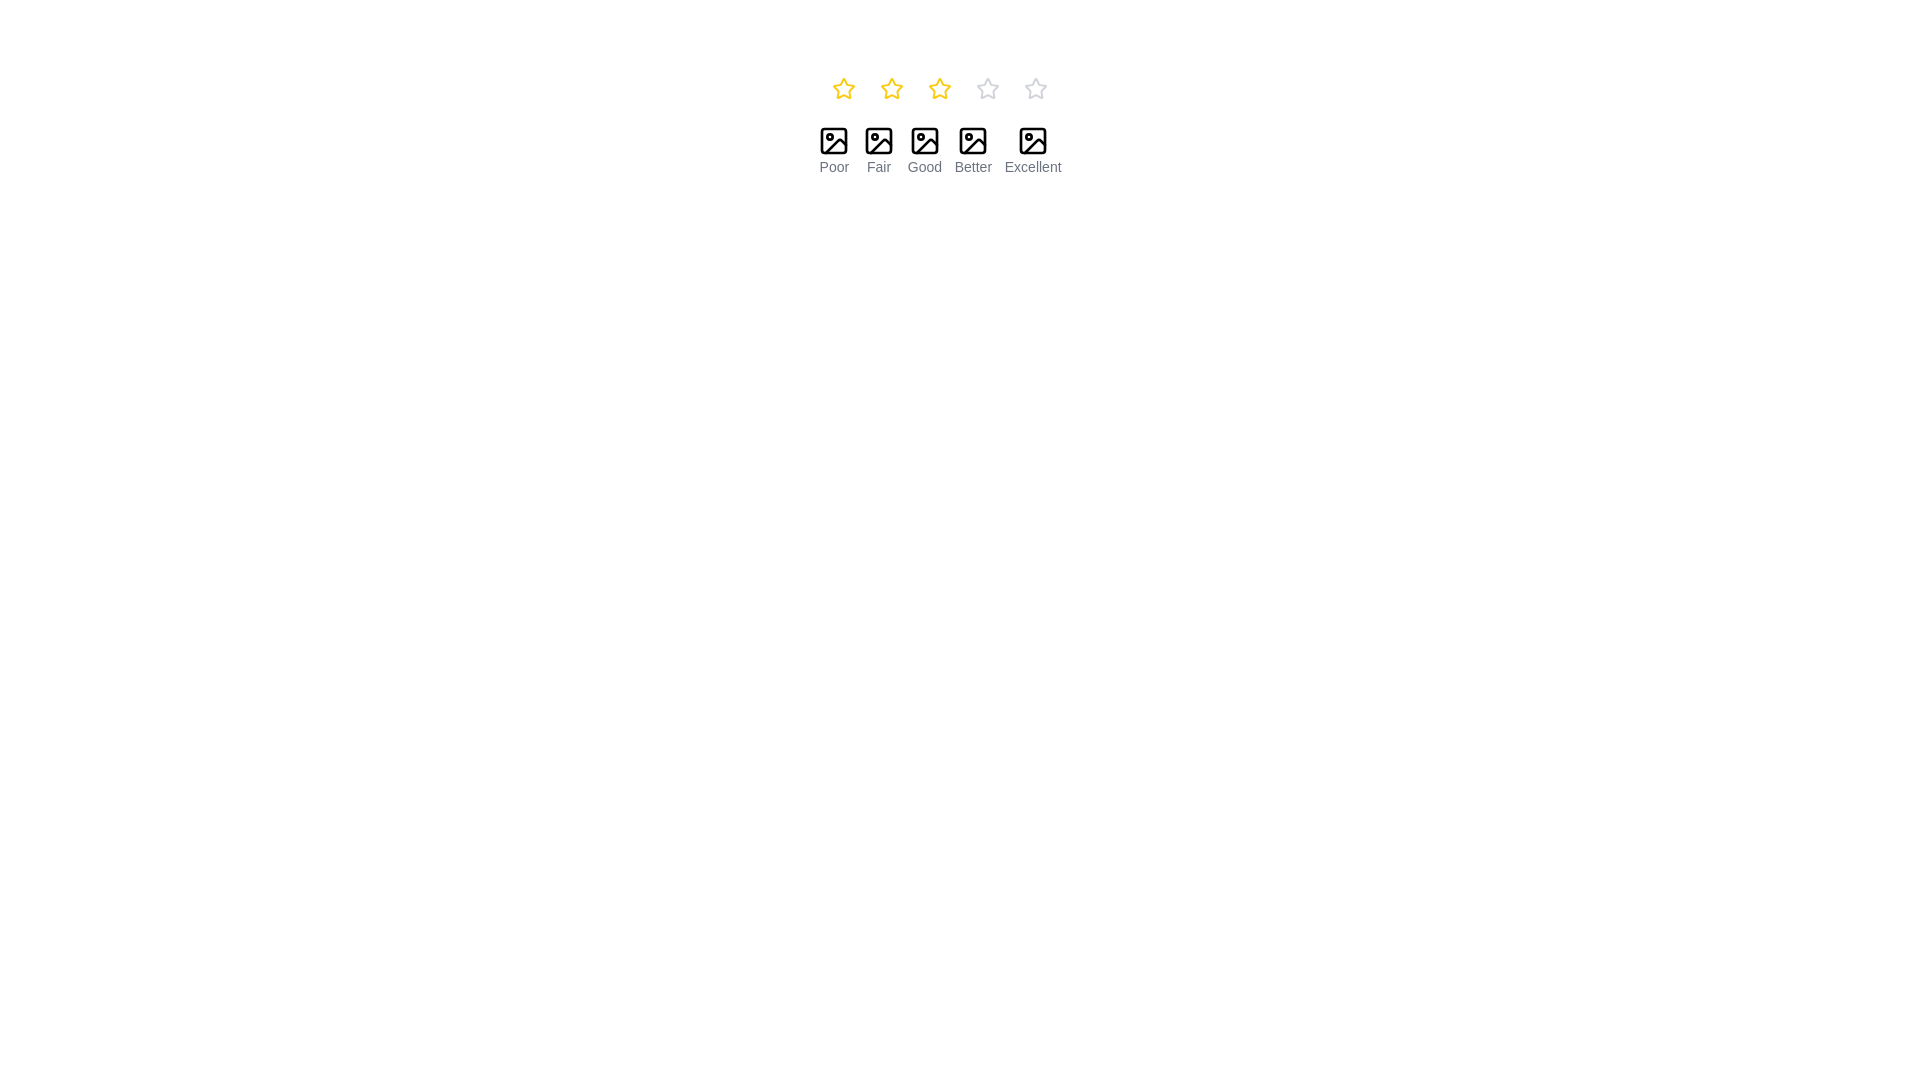 The width and height of the screenshot is (1920, 1080). Describe the element at coordinates (973, 140) in the screenshot. I see `the fourth icon in a horizontal line of five icons` at that location.